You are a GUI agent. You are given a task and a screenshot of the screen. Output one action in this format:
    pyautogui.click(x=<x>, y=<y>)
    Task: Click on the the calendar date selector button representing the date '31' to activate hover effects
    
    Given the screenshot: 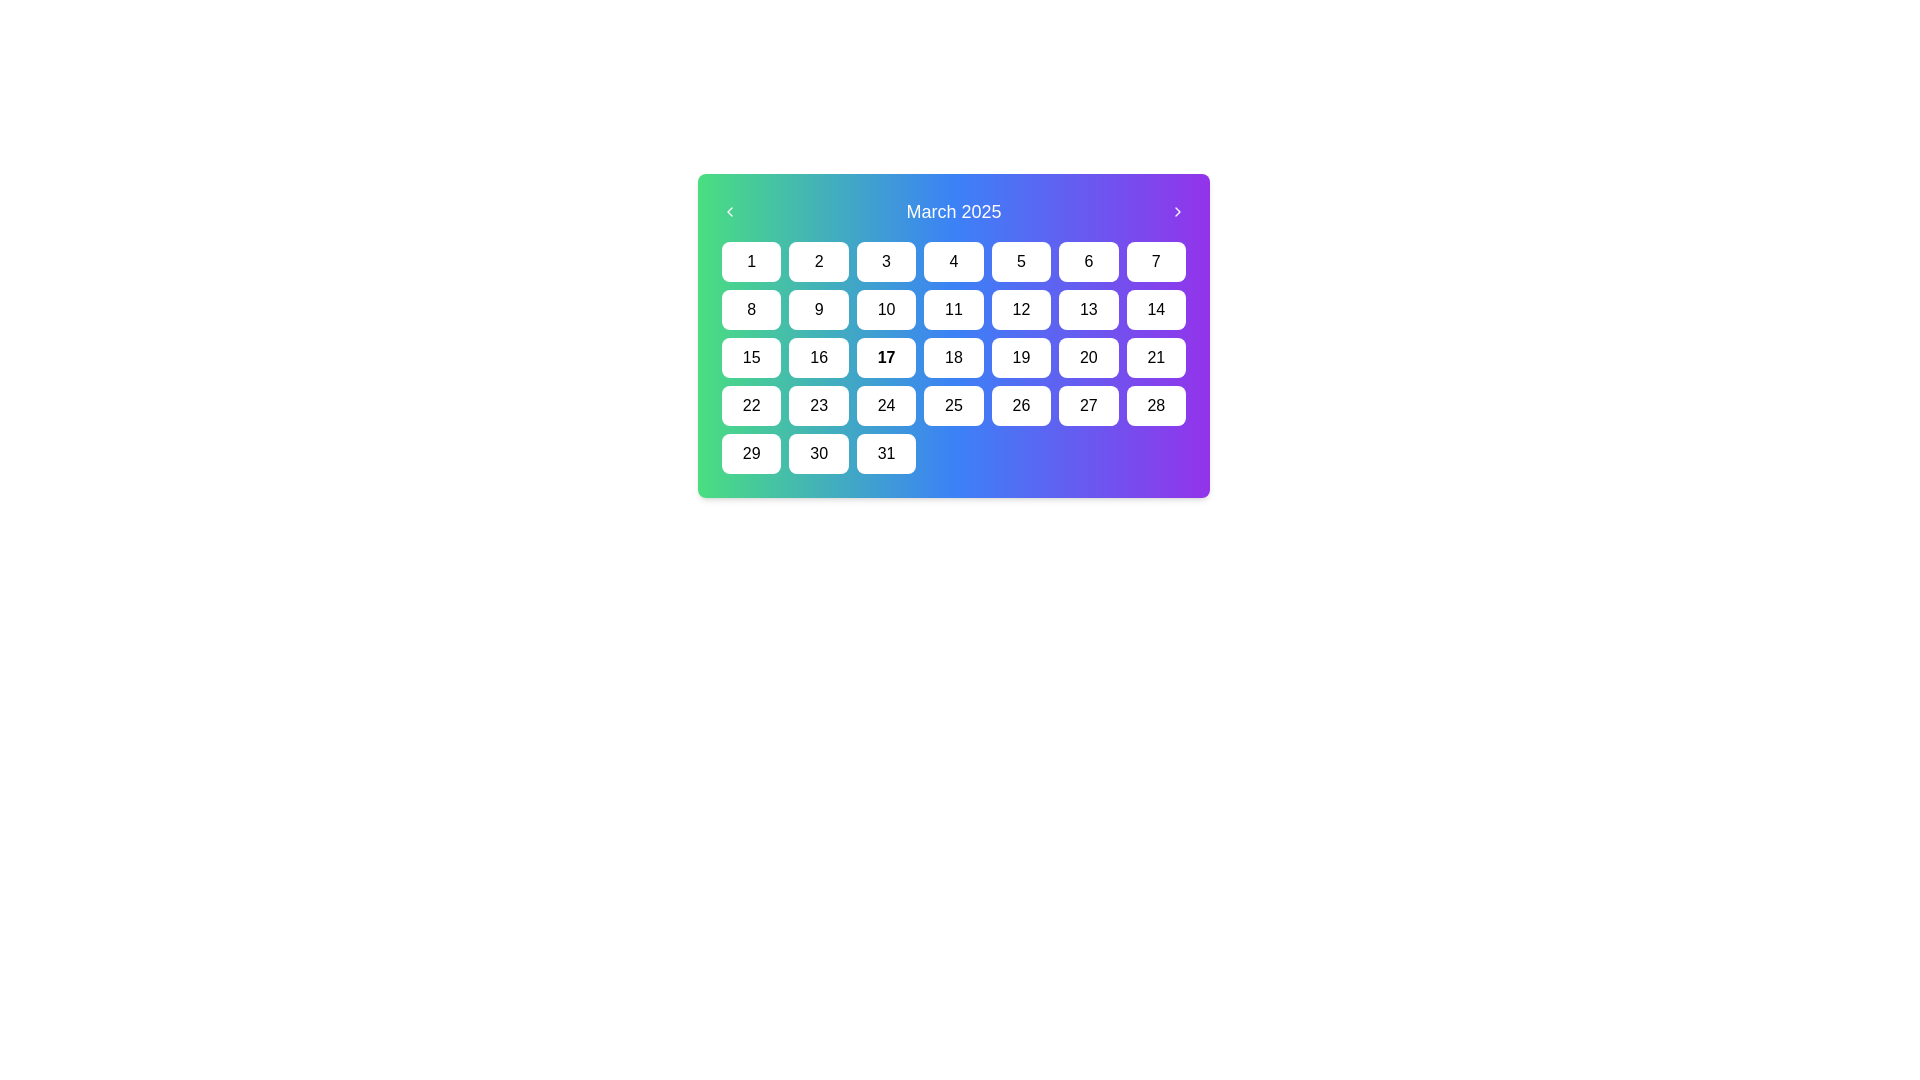 What is the action you would take?
    pyautogui.click(x=885, y=454)
    